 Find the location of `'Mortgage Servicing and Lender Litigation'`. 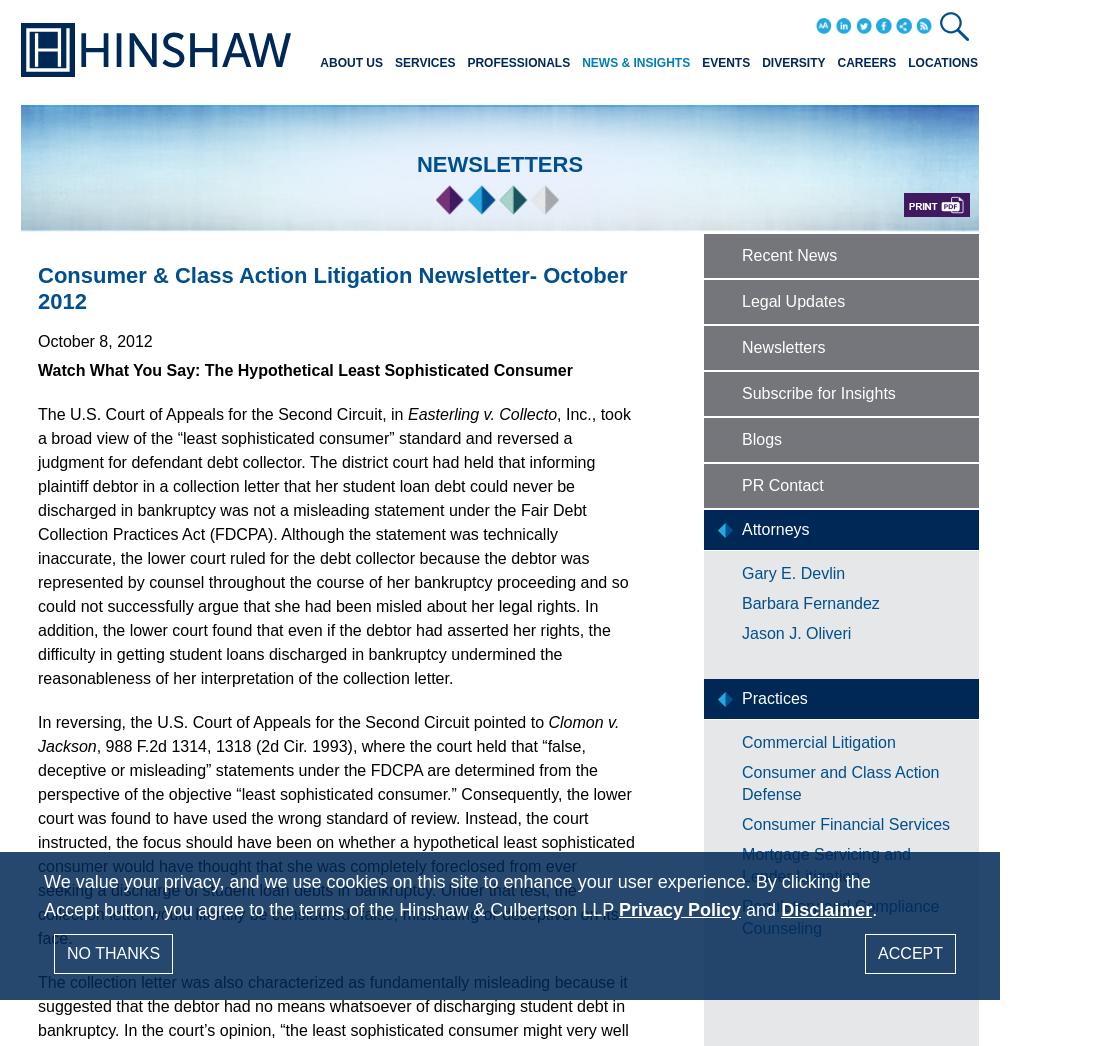

'Mortgage Servicing and Lender Litigation' is located at coordinates (825, 864).